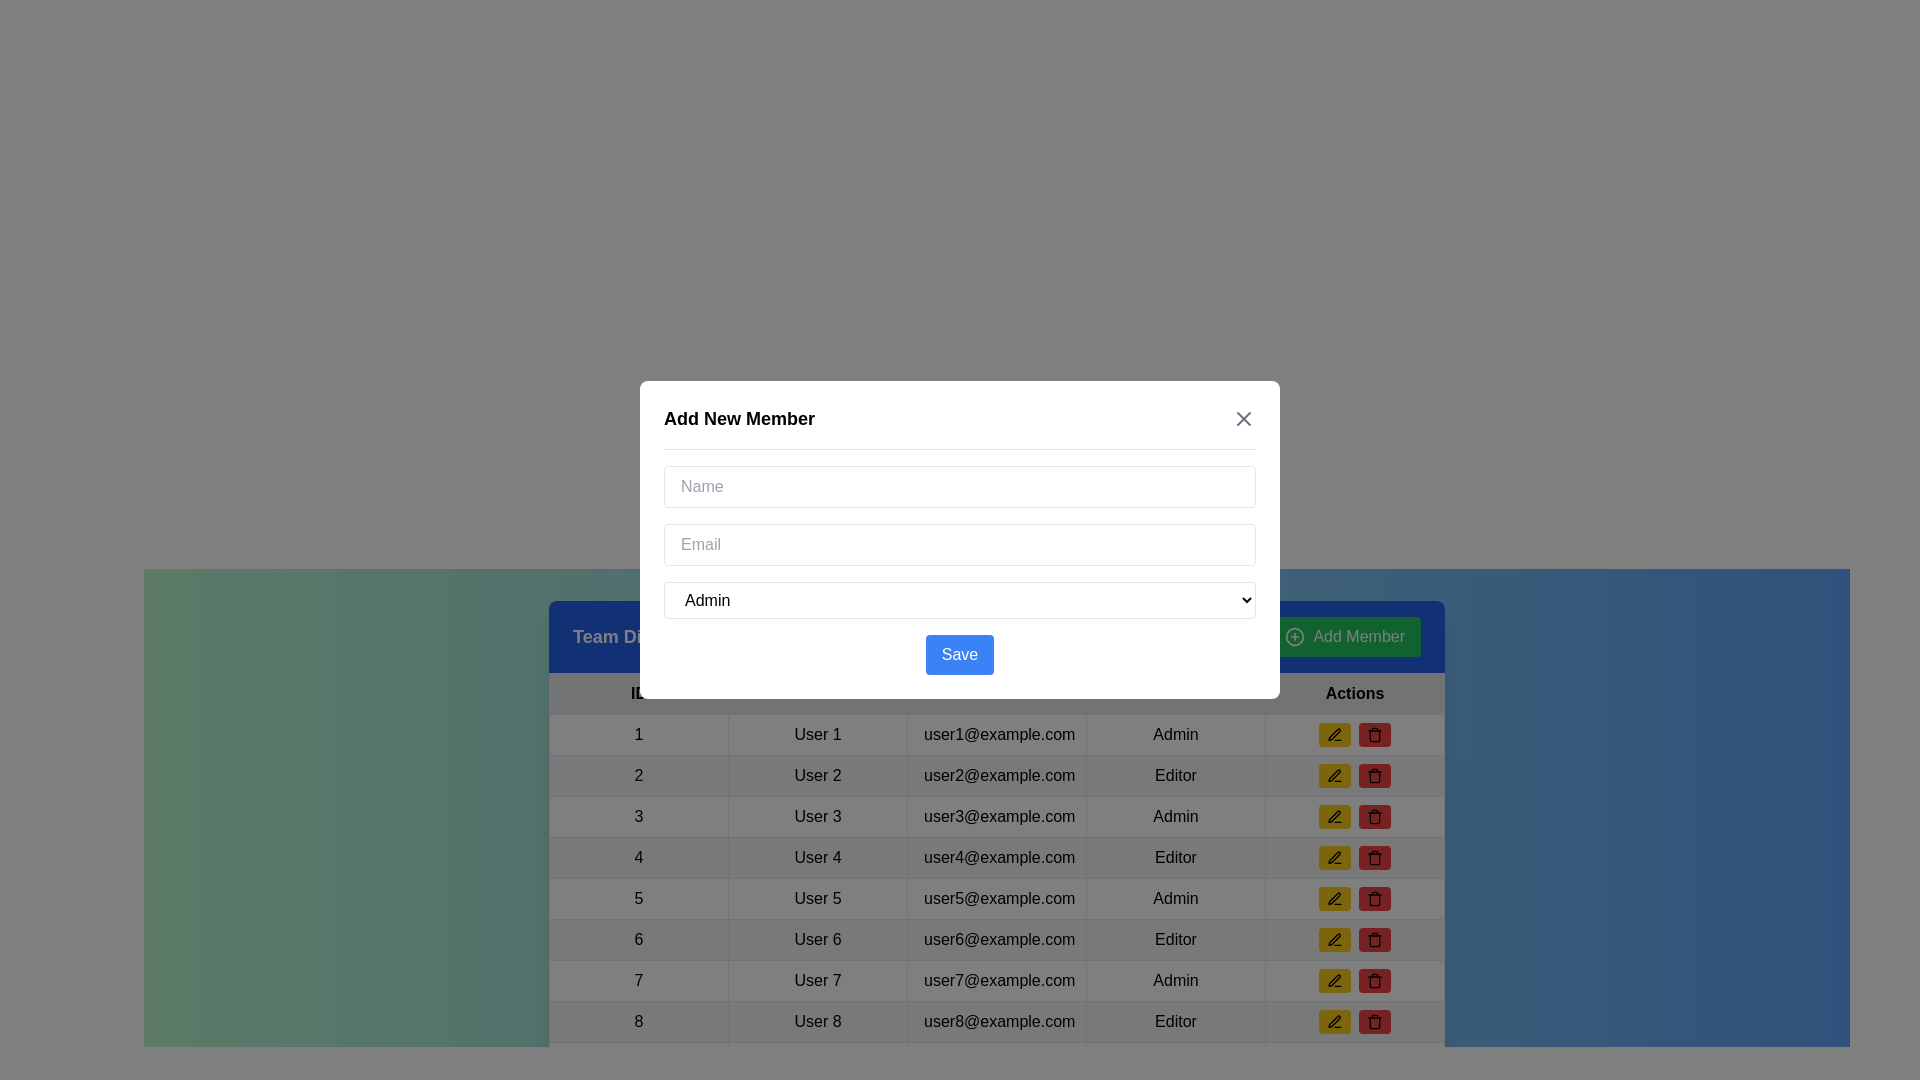 Image resolution: width=1920 pixels, height=1080 pixels. What do you see at coordinates (1373, 774) in the screenshot?
I see `the red button with a trash can icon located in the 'Actions' column of the table row` at bounding box center [1373, 774].